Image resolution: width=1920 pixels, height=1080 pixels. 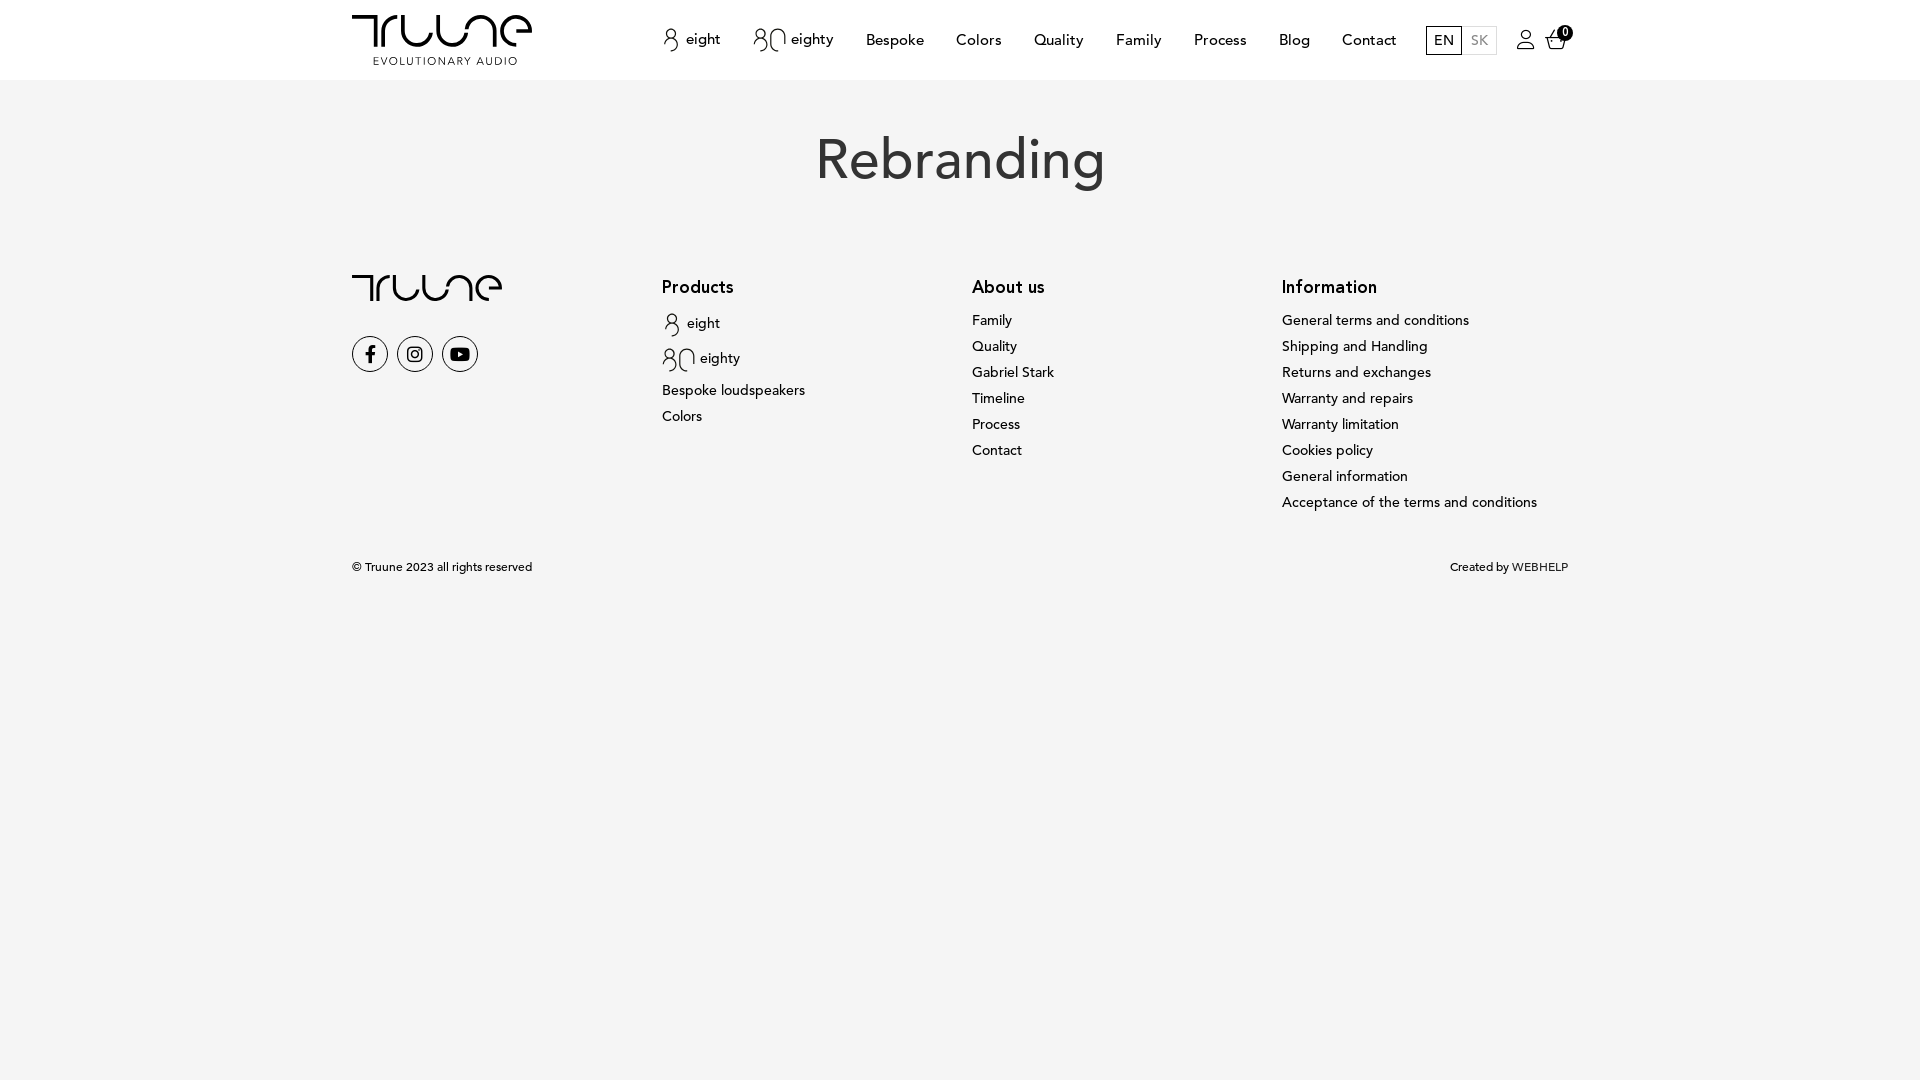 What do you see at coordinates (1444, 40) in the screenshot?
I see `'EN'` at bounding box center [1444, 40].